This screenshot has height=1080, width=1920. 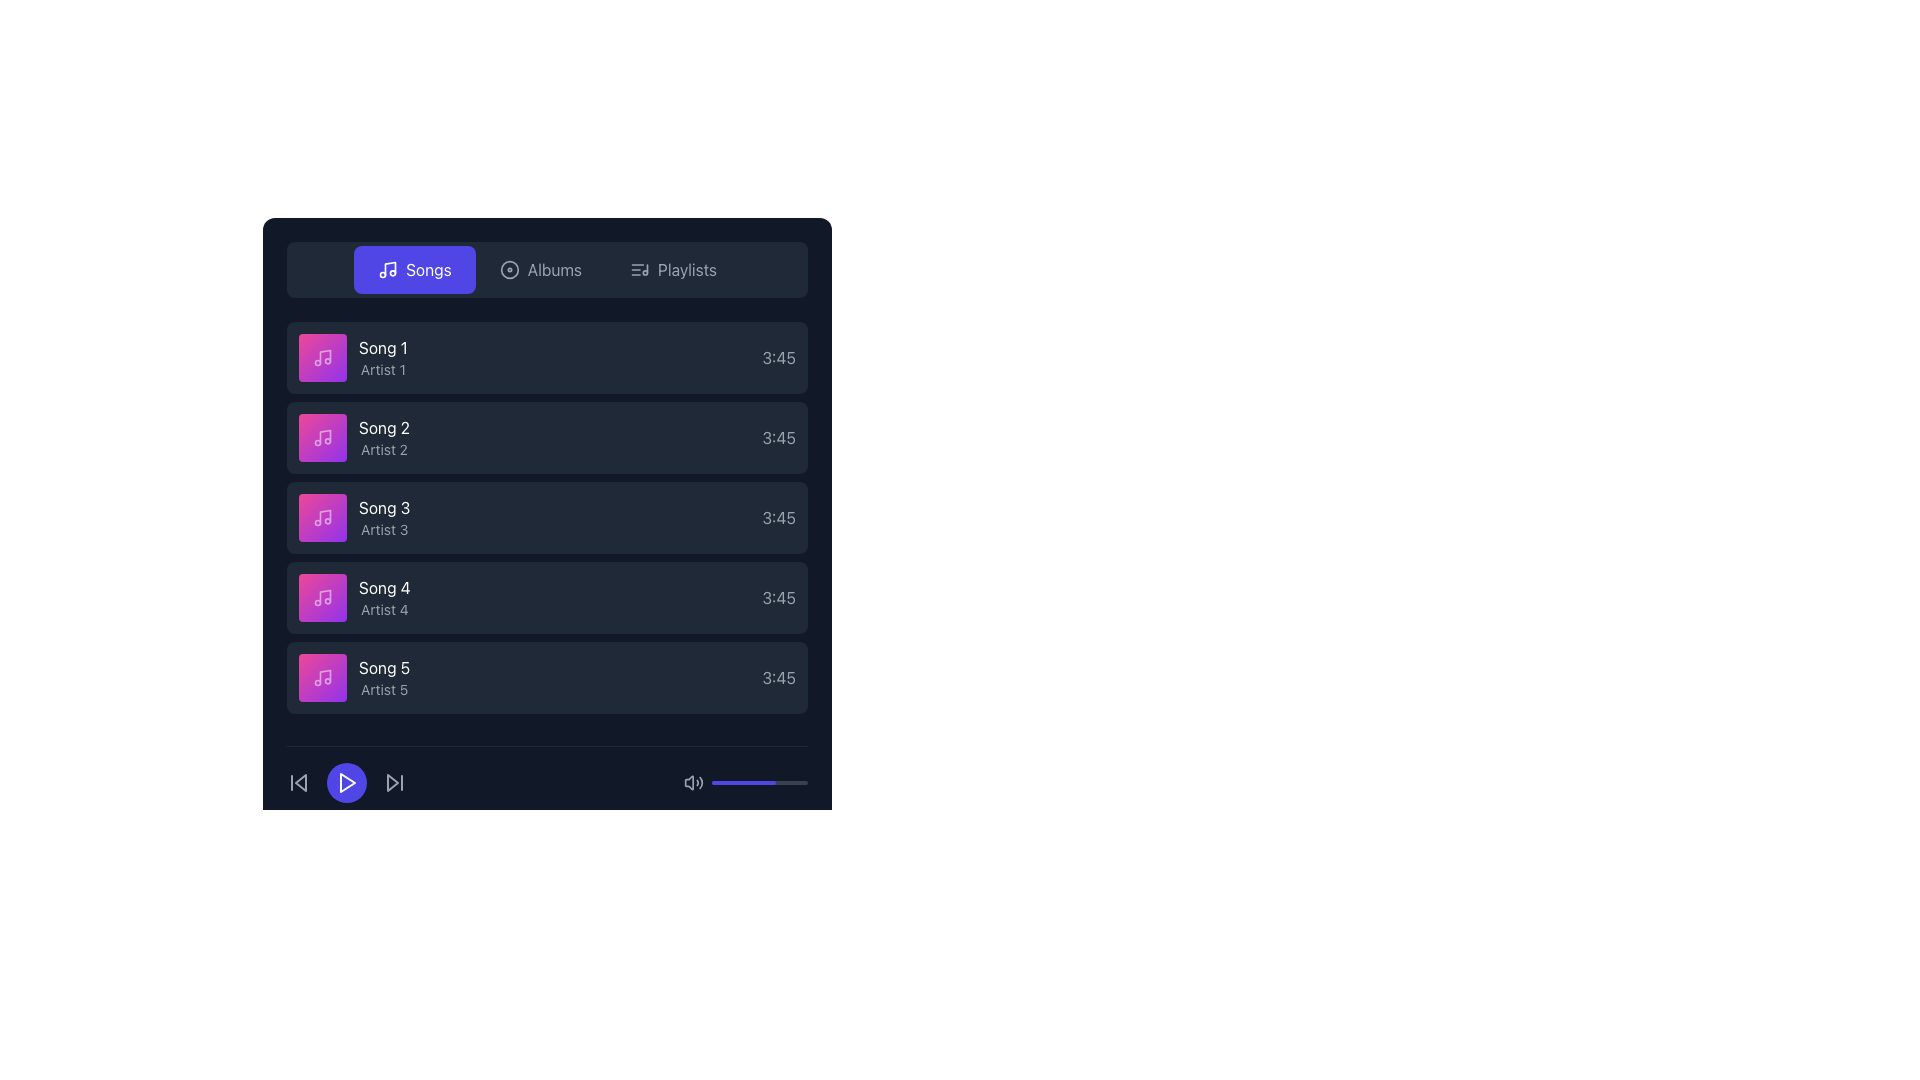 I want to click on the triangular play or skip-backward icon located at the bottom left corner of the media control interface, adjacent to the play button, so click(x=300, y=782).